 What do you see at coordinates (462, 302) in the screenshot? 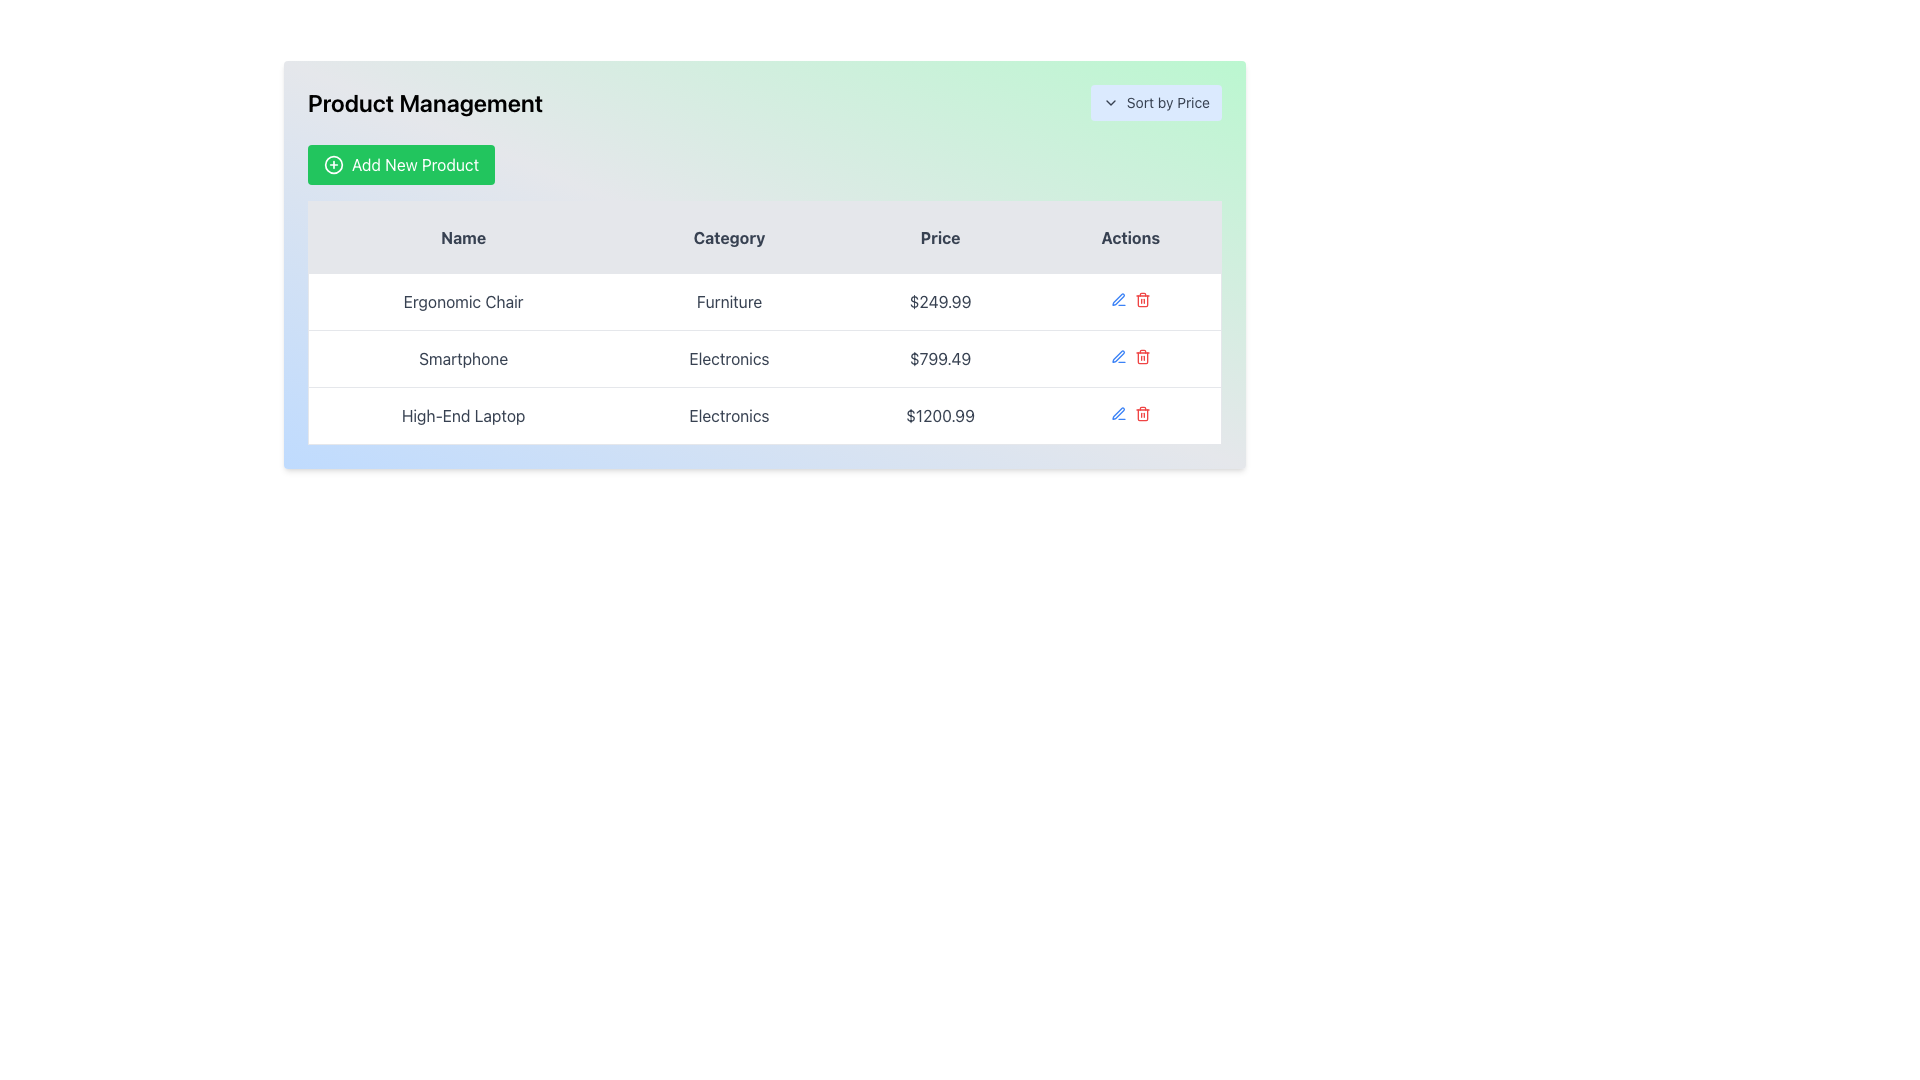
I see `the static text element displaying 'Ergonomic Chair' located in the first row of the 'Name' column within the product table` at bounding box center [462, 302].